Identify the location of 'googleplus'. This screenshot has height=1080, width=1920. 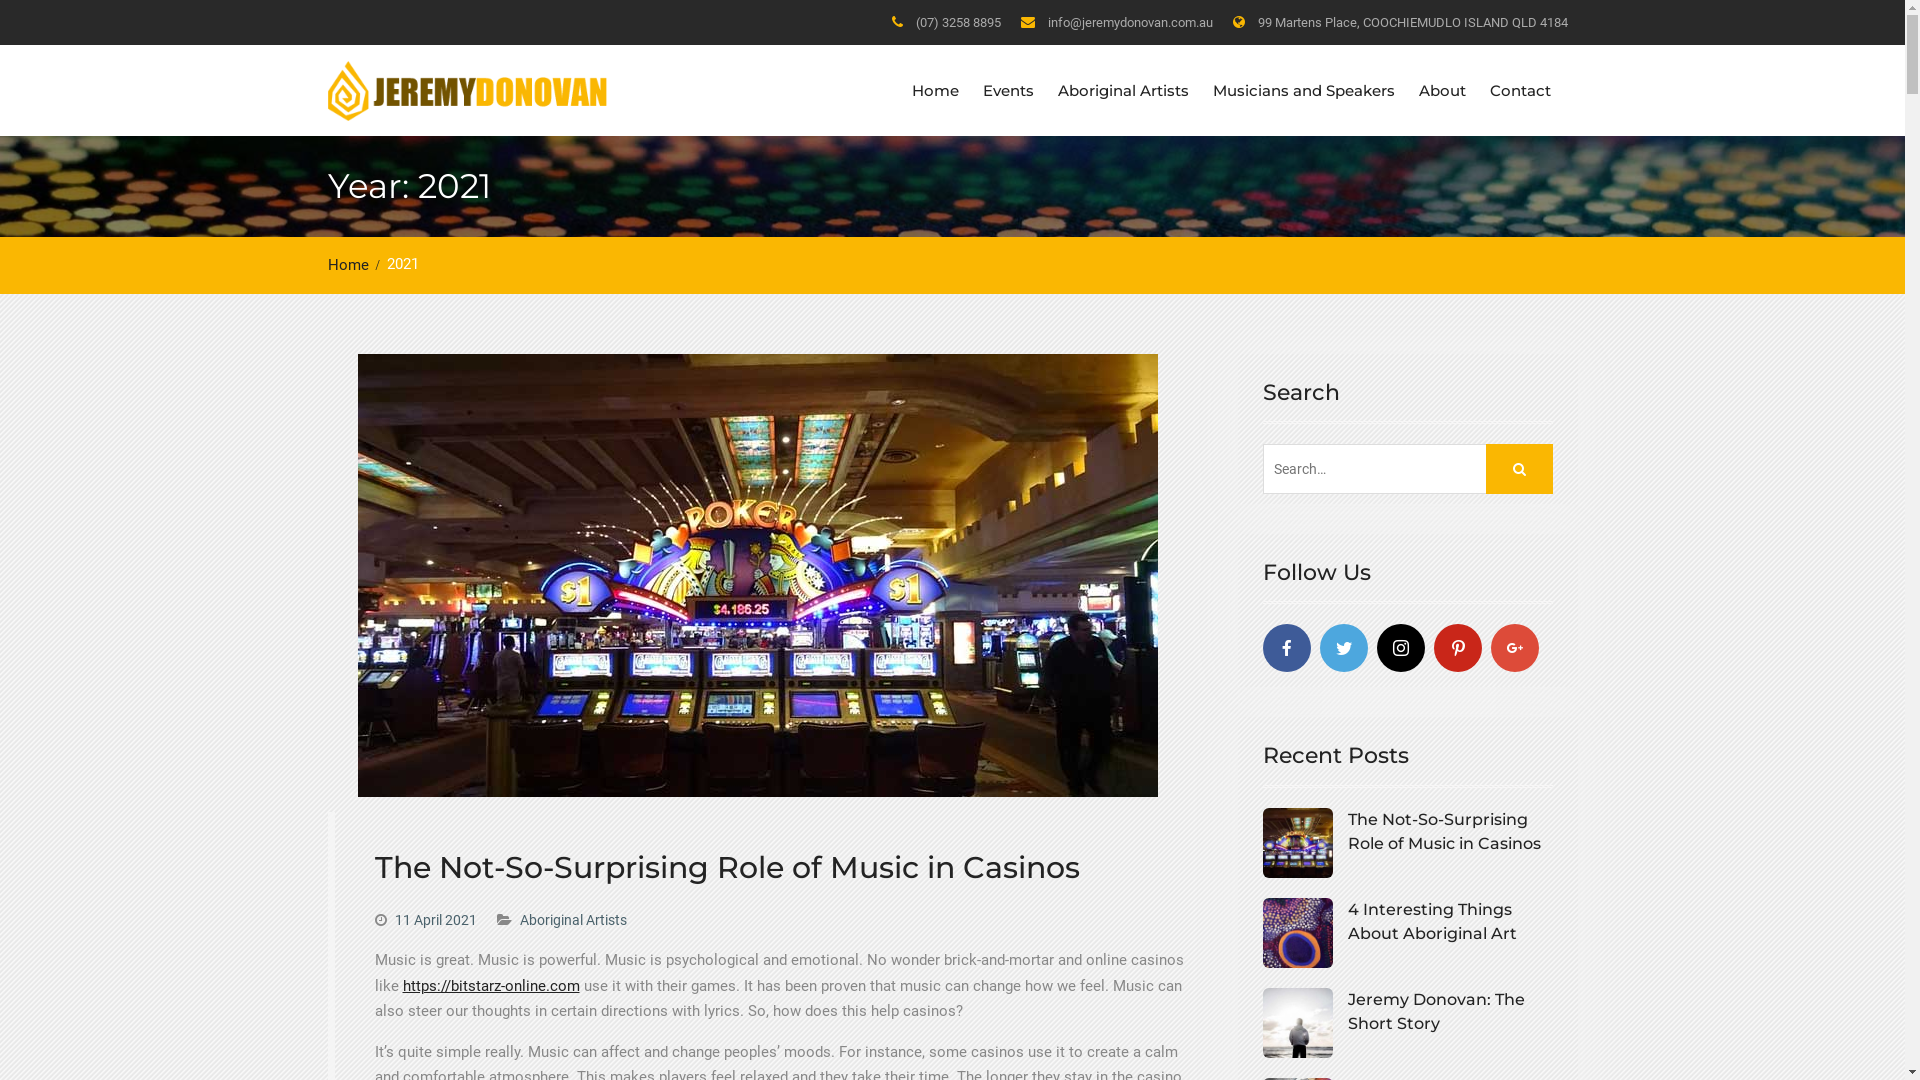
(1513, 648).